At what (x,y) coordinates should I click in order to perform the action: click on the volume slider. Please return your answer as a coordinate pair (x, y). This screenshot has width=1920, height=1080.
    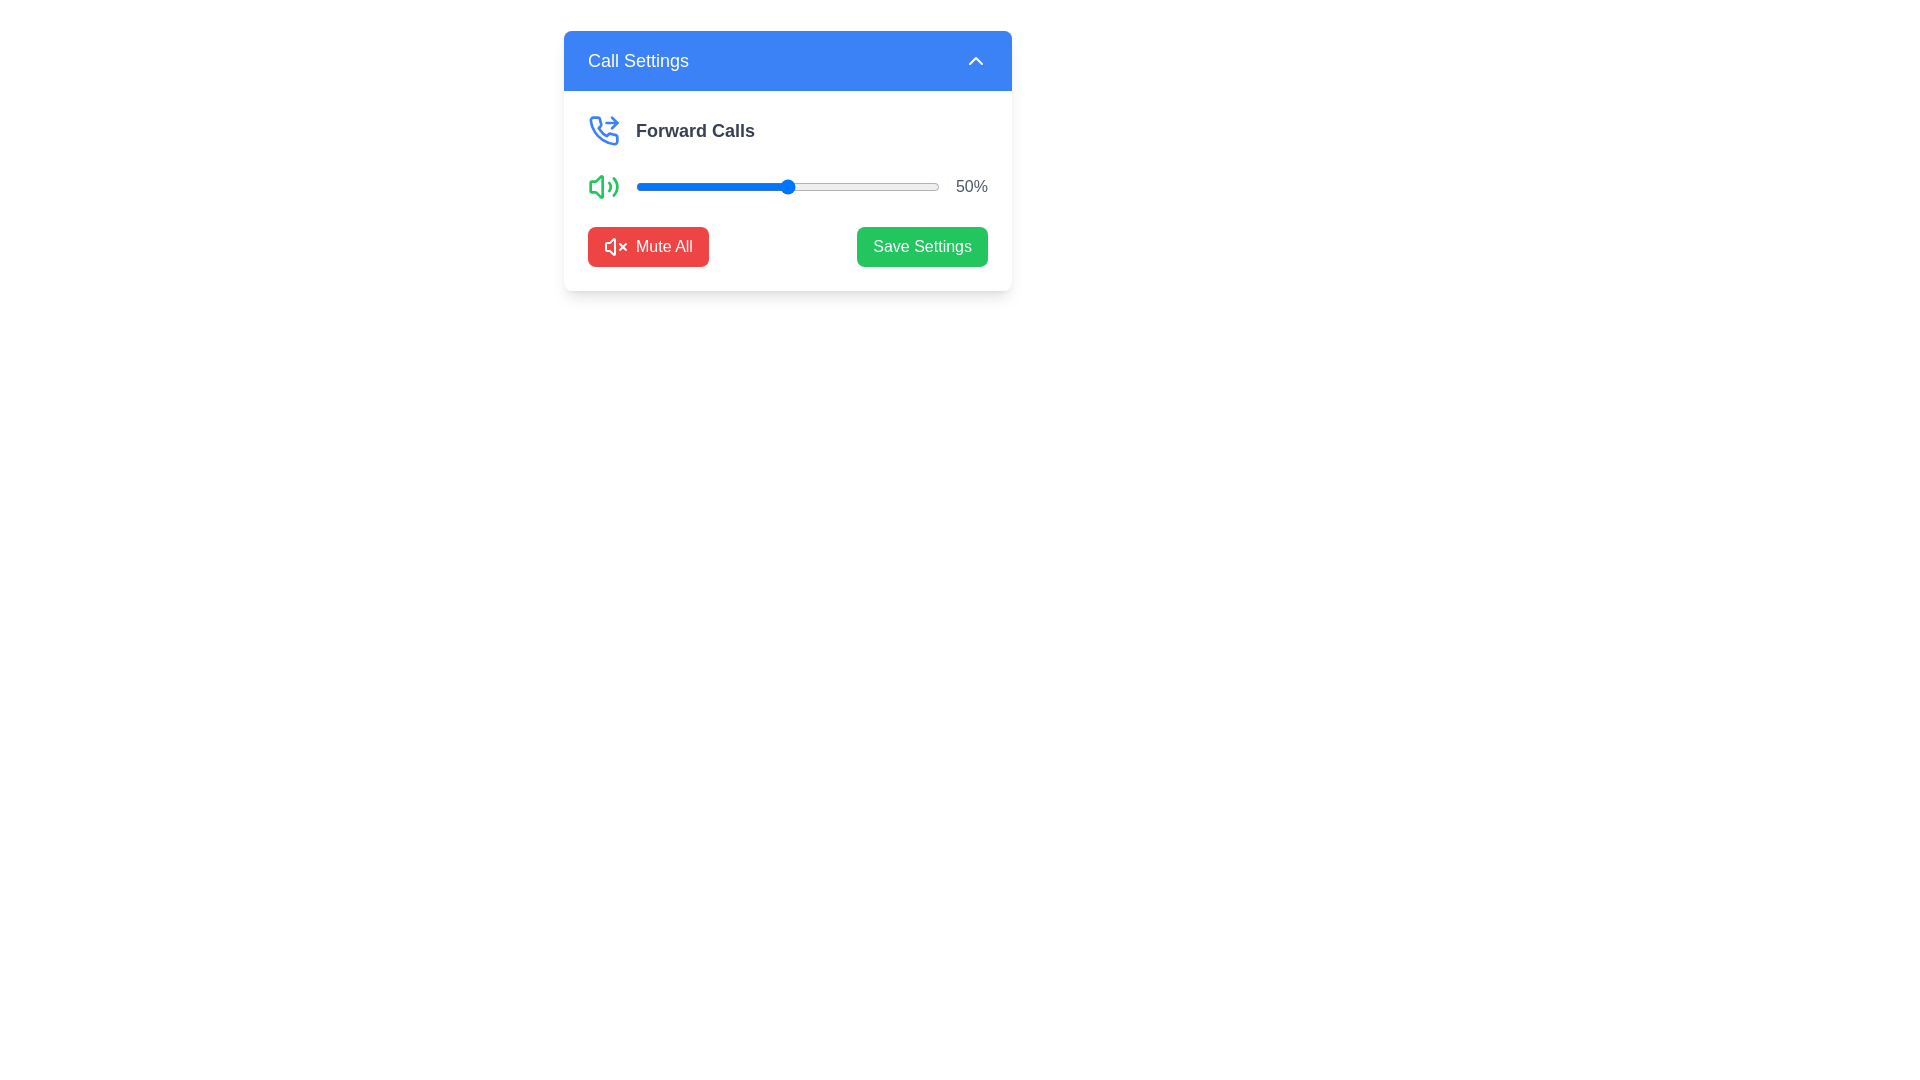
    Looking at the image, I should click on (876, 186).